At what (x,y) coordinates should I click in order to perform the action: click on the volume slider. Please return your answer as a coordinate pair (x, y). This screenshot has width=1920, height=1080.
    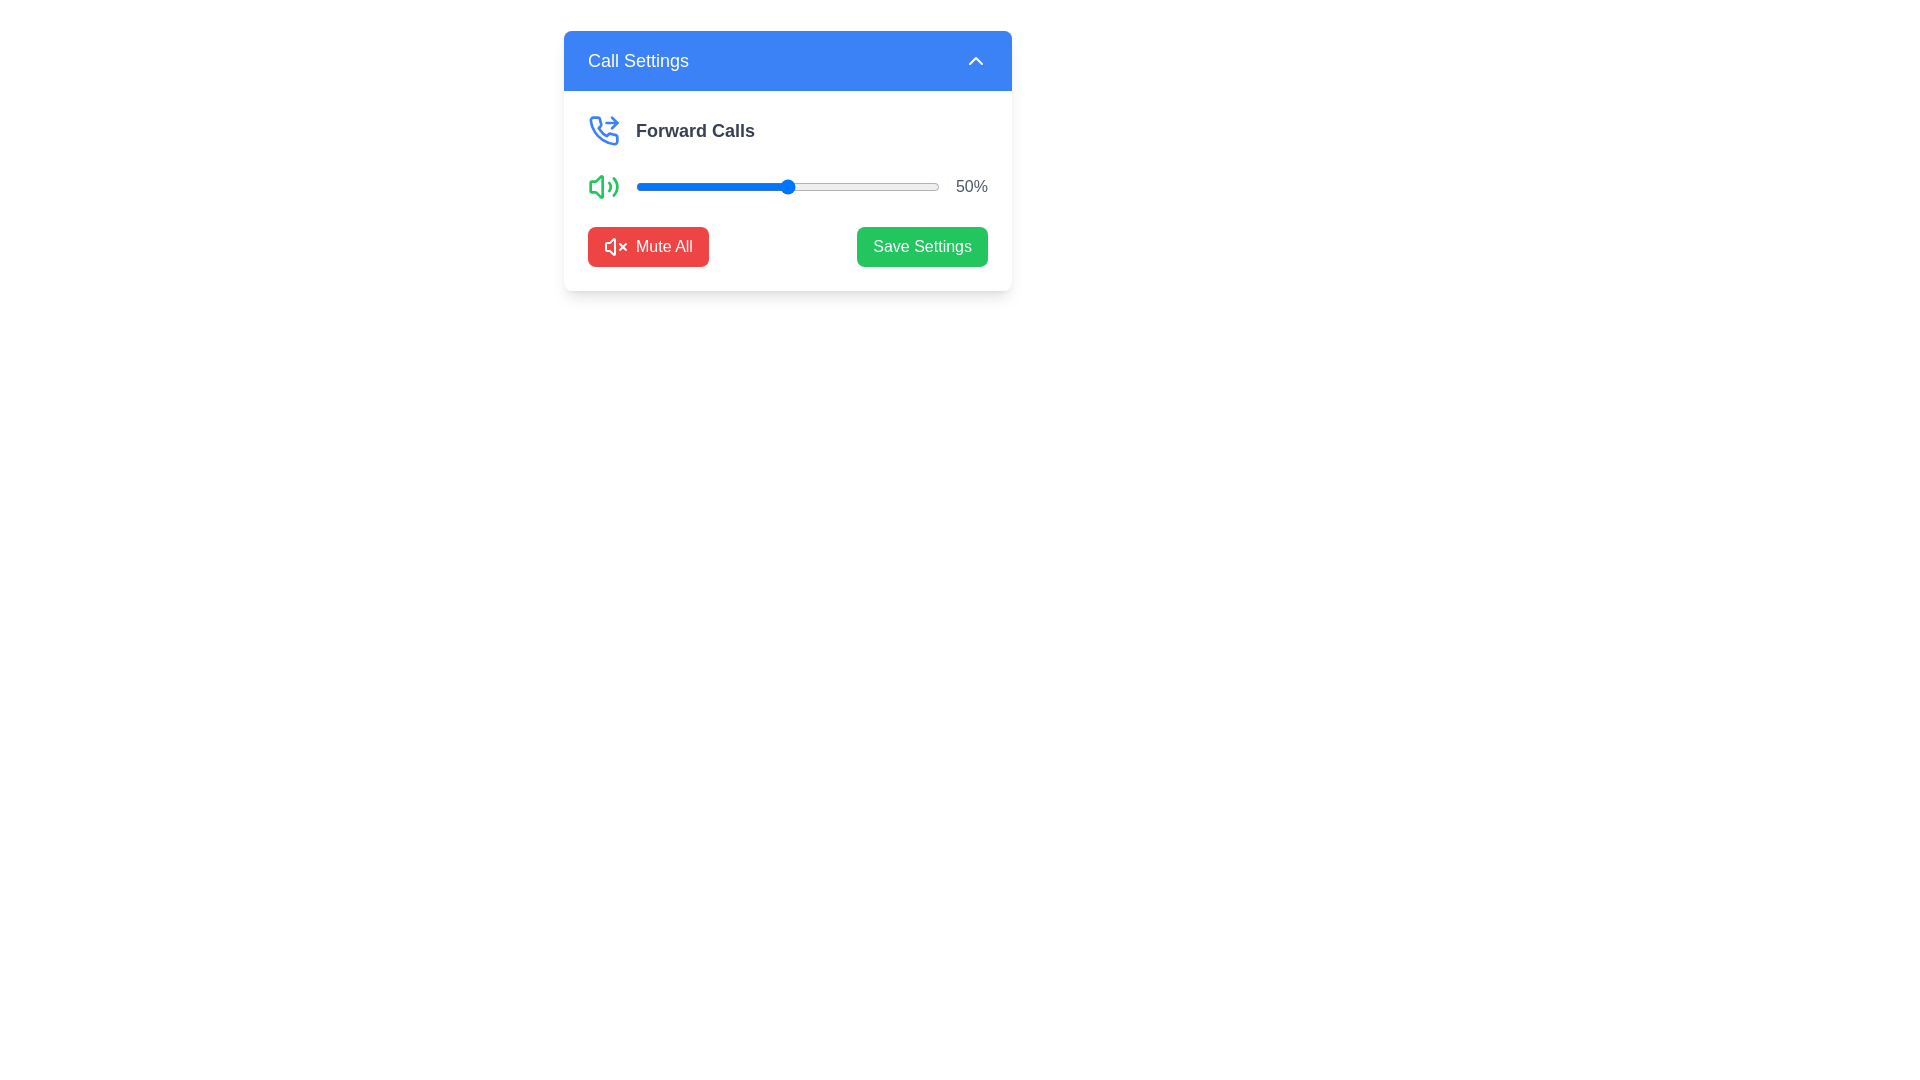
    Looking at the image, I should click on (876, 186).